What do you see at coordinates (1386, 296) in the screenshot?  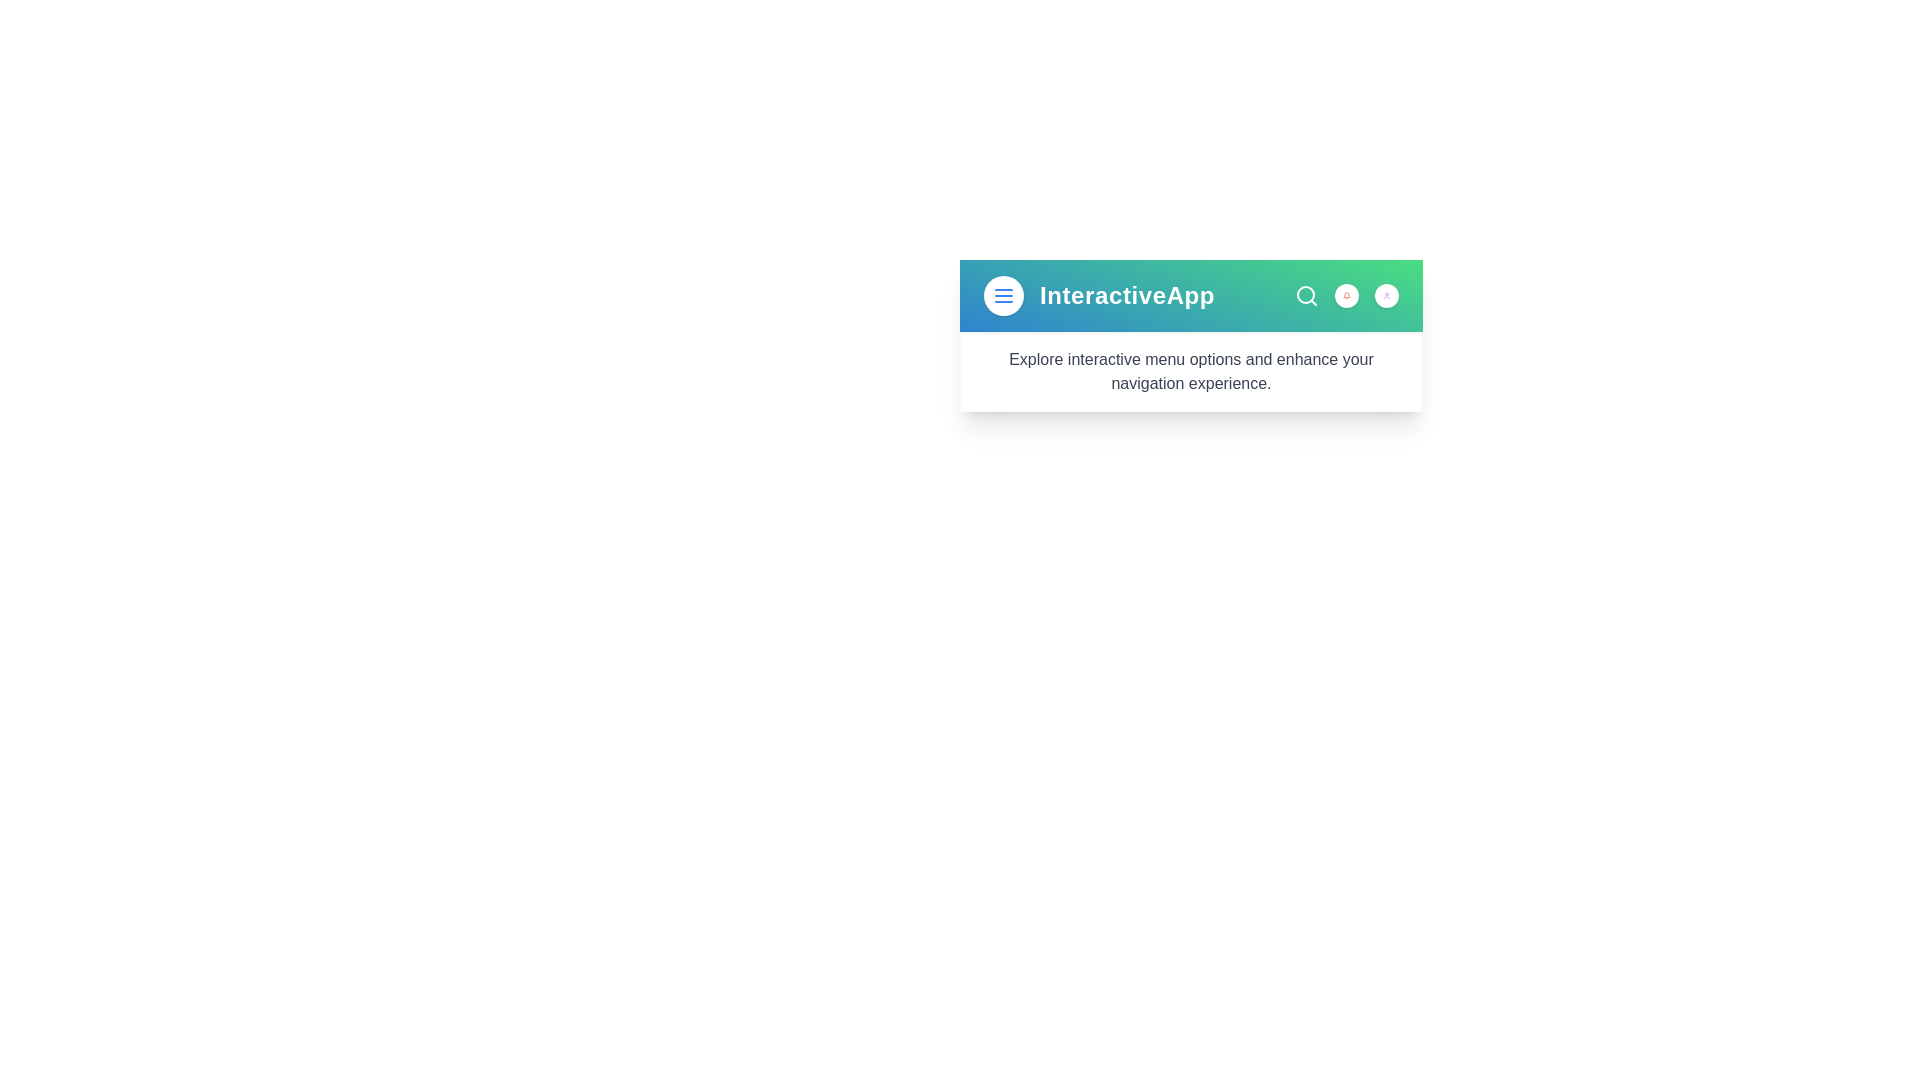 I see `the user profile icon to interact with it` at bounding box center [1386, 296].